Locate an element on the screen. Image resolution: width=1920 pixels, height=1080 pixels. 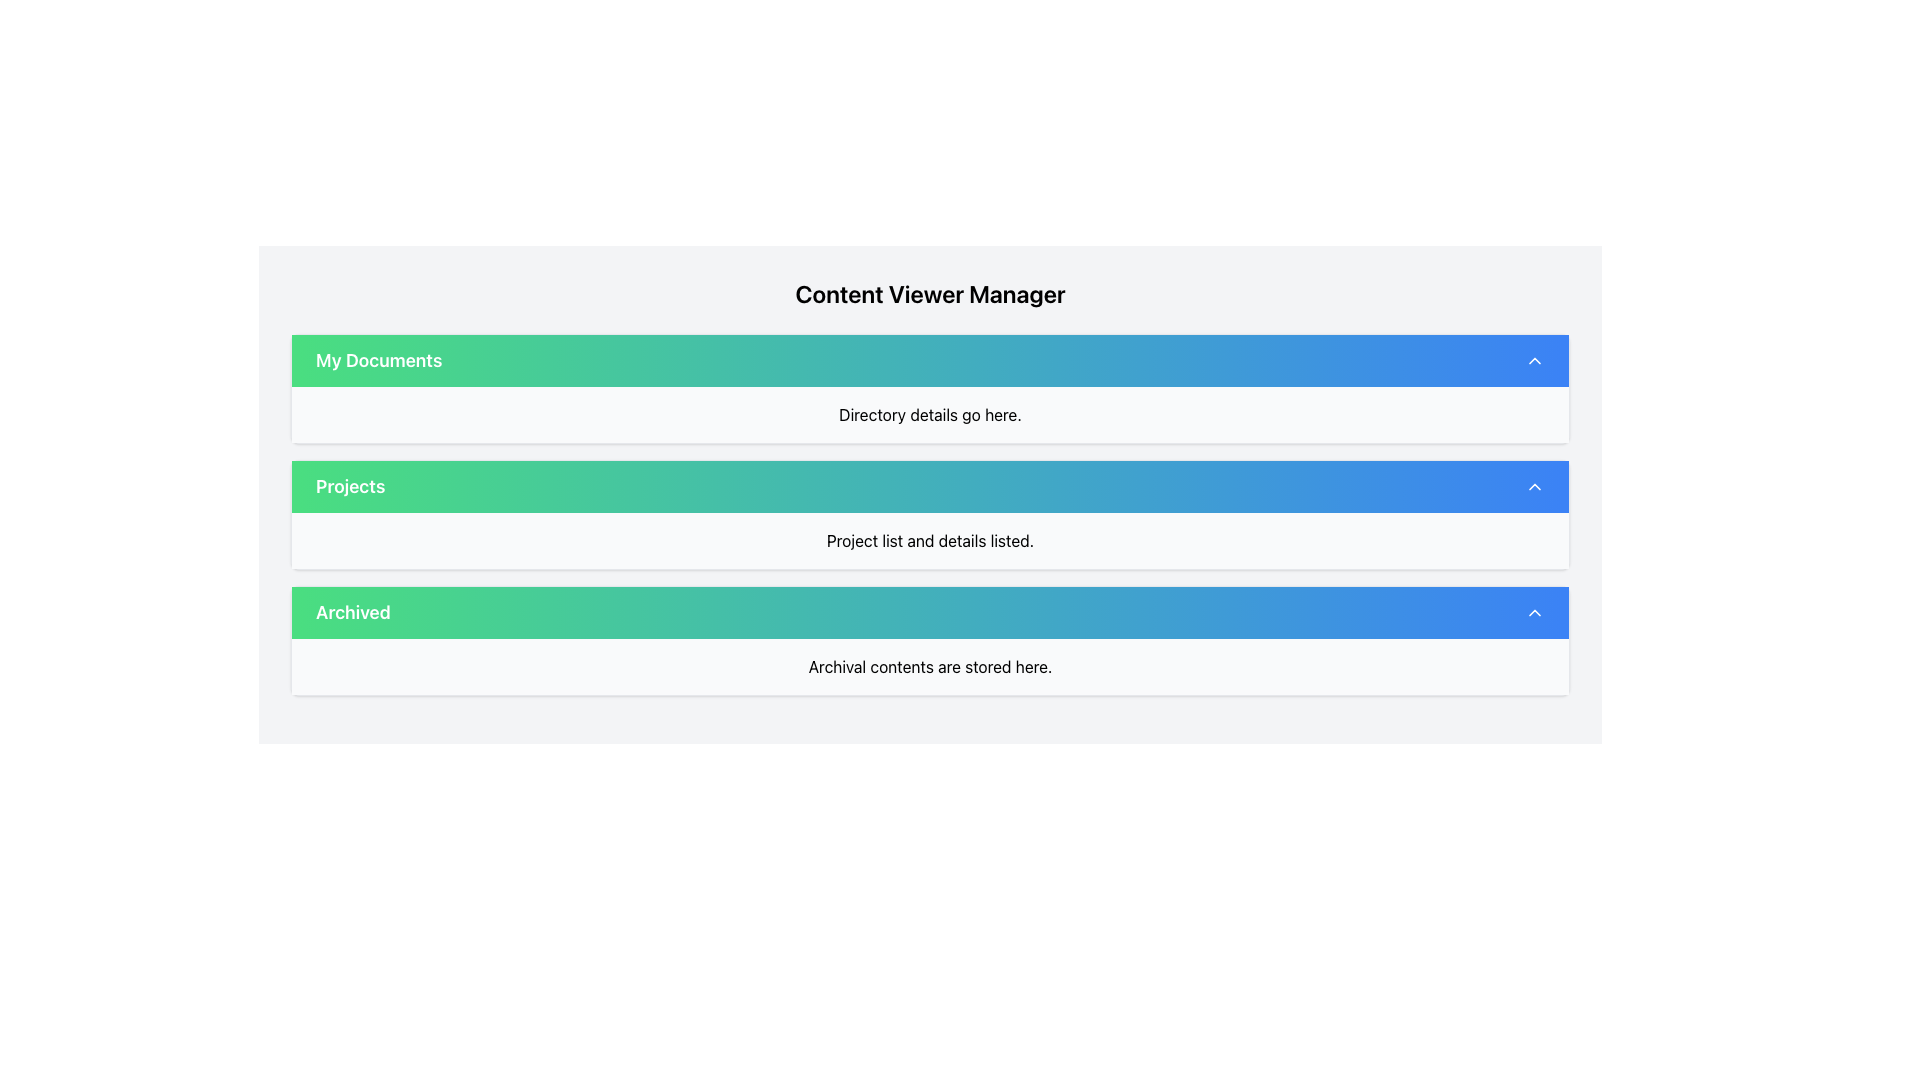
text within the Text Display Area that contains 'Directory details go here.' located beneath the header 'My Documents' is located at coordinates (929, 414).